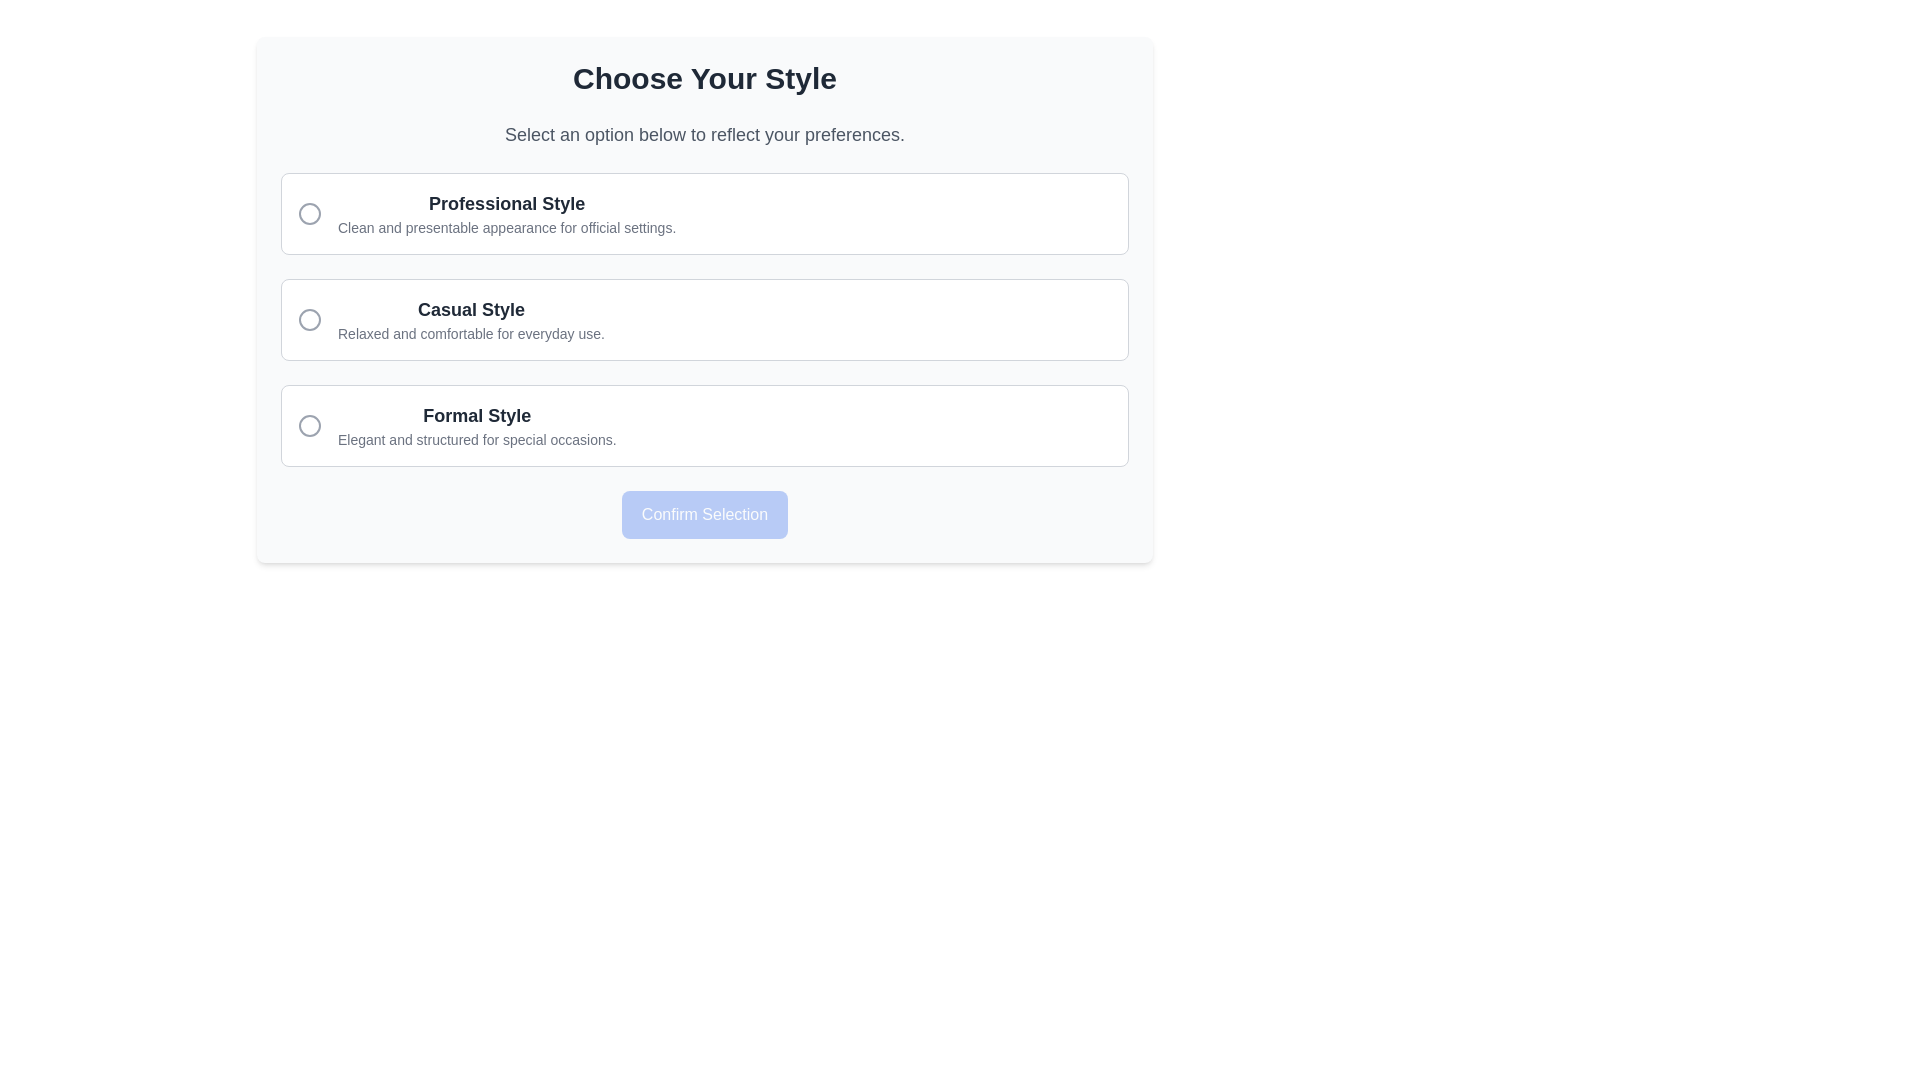  I want to click on the radio button within the 'Choose Your Style' group, so click(705, 319).